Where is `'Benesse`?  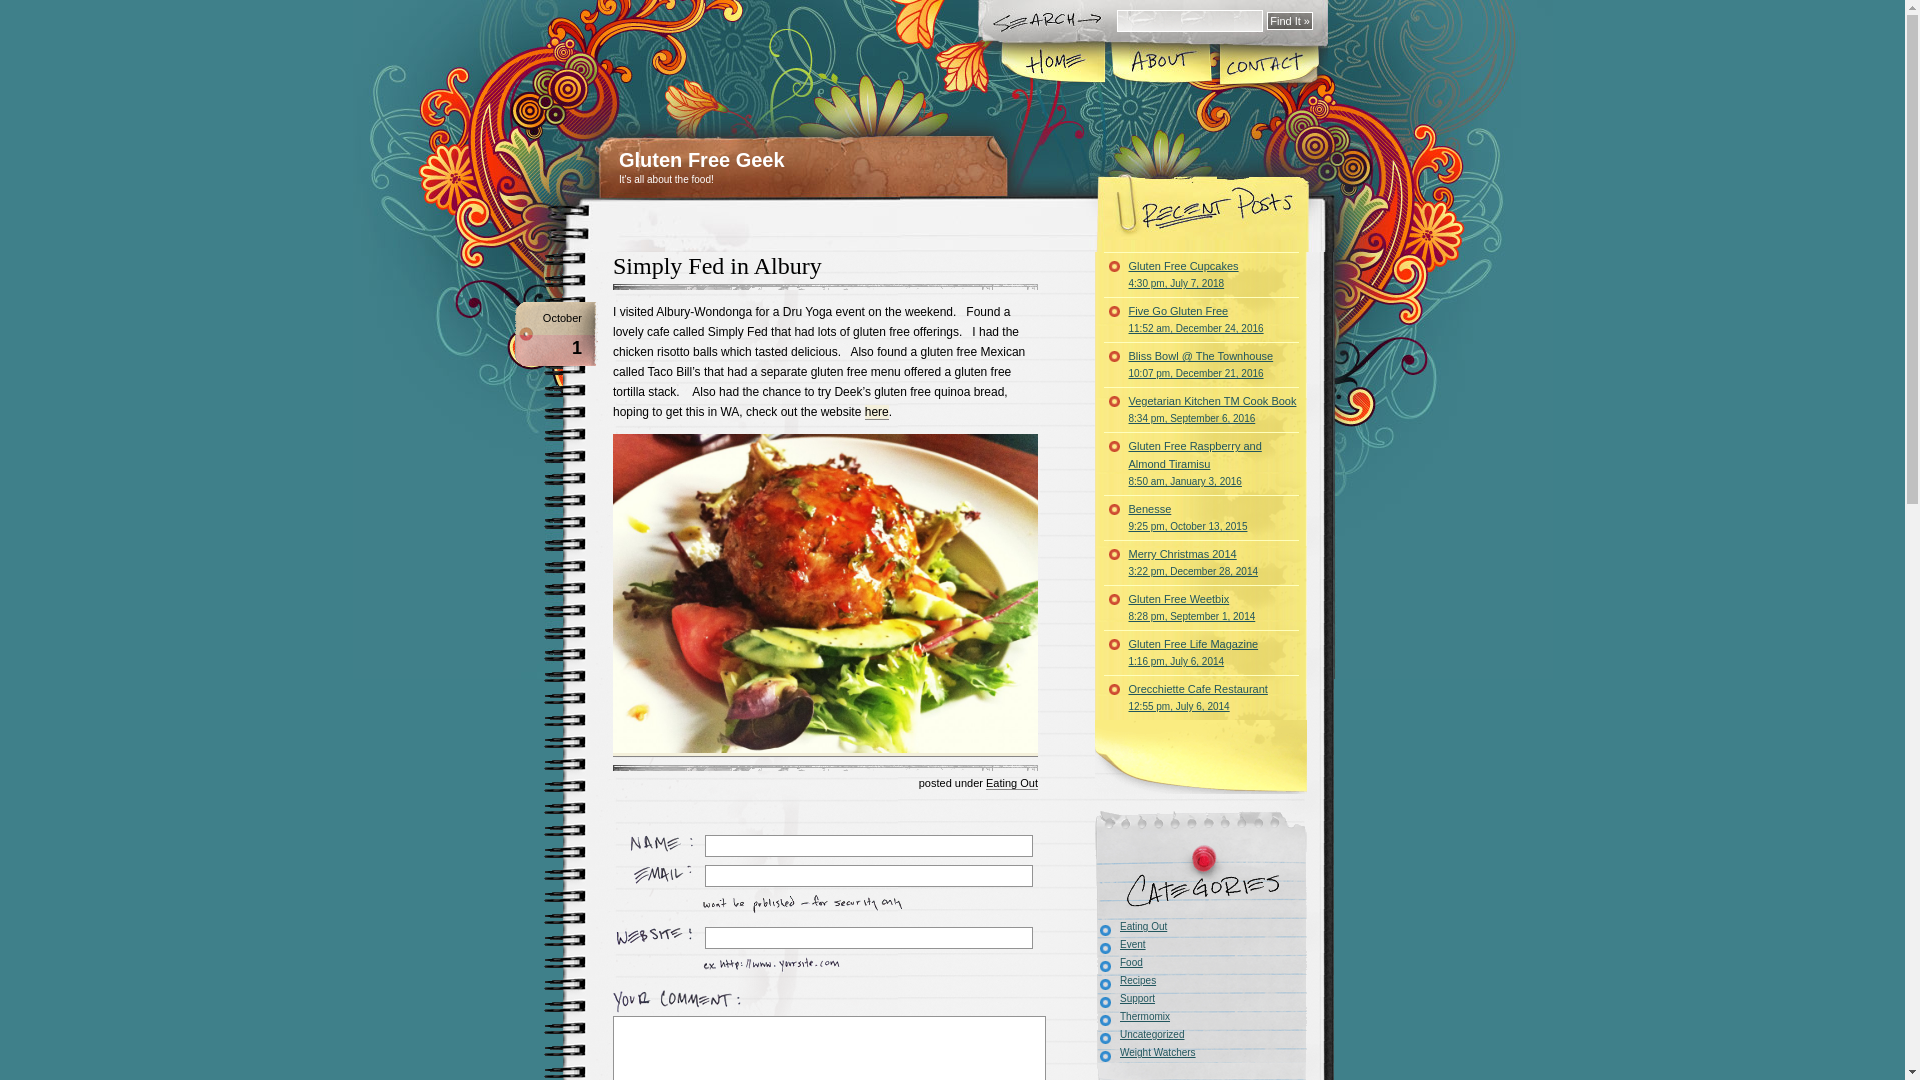 'Benesse is located at coordinates (1103, 516).